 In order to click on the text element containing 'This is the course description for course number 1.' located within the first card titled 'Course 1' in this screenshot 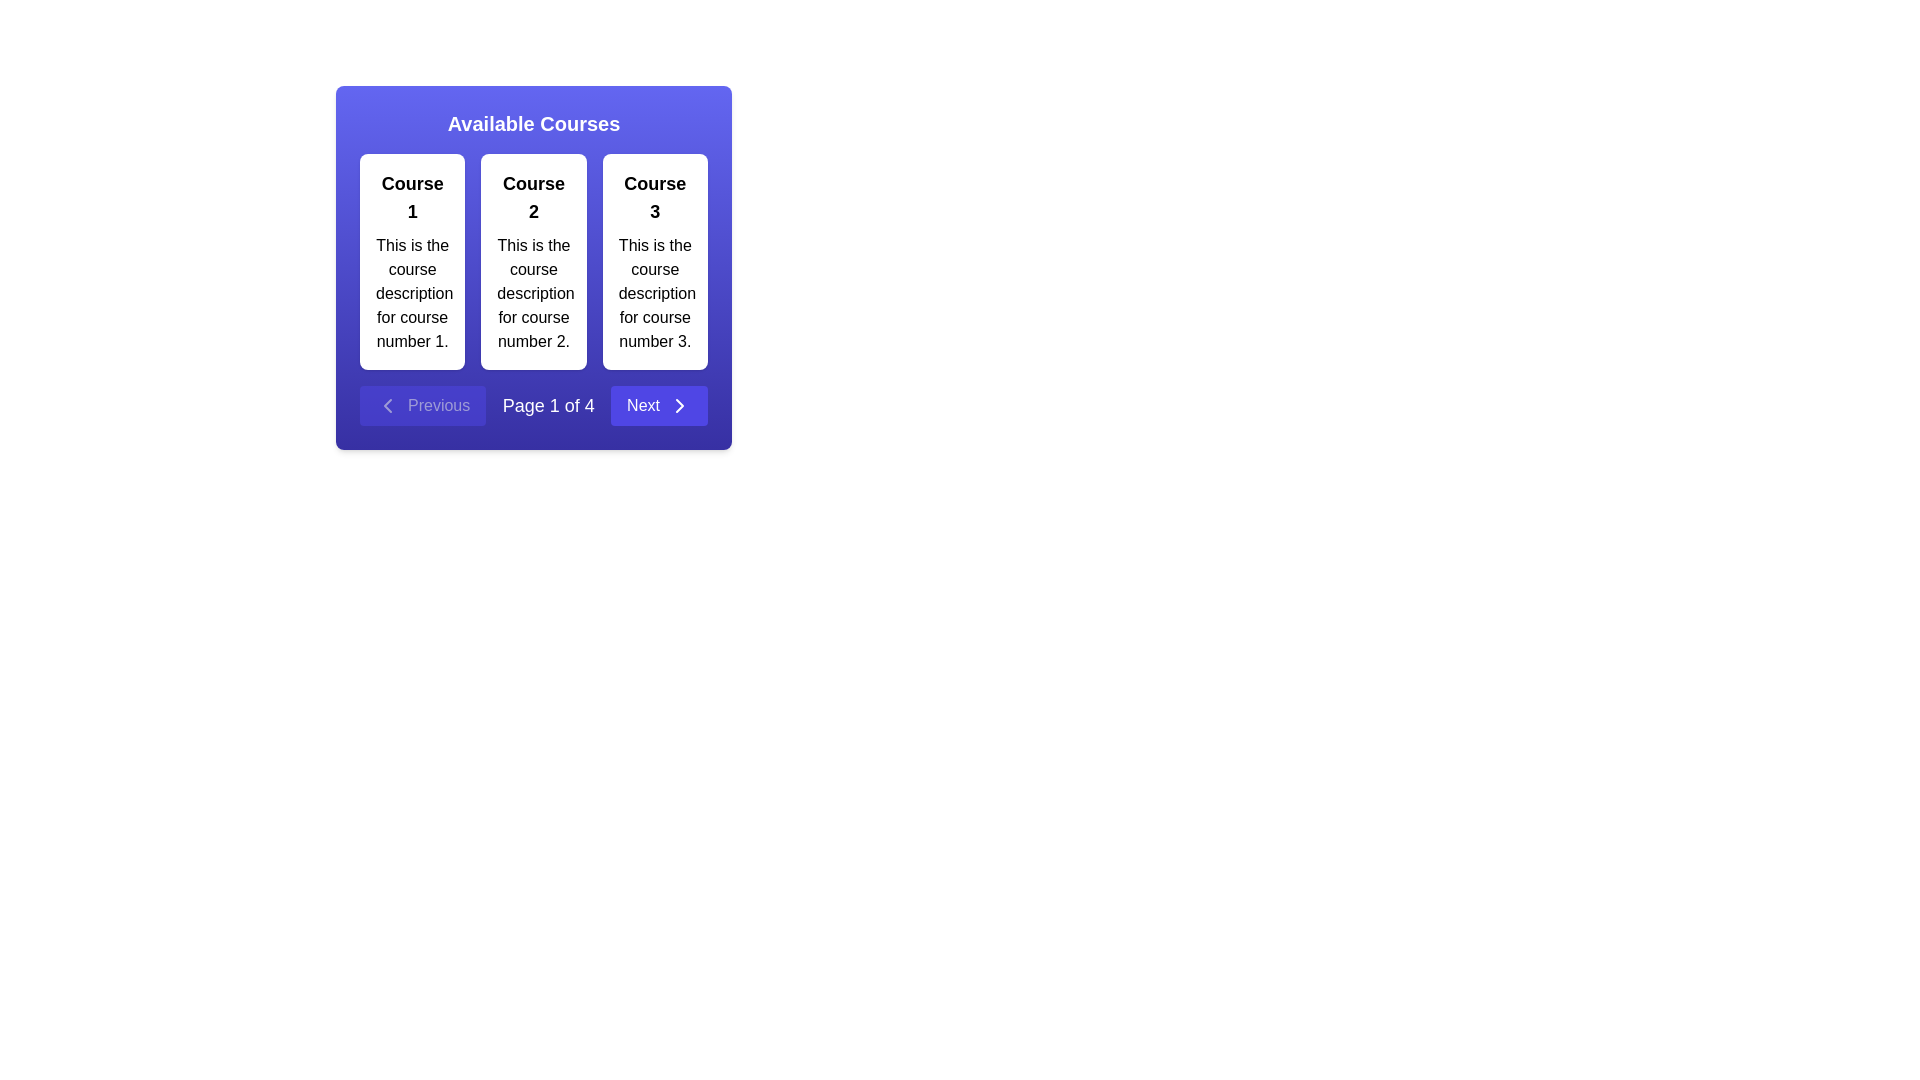, I will do `click(411, 293)`.